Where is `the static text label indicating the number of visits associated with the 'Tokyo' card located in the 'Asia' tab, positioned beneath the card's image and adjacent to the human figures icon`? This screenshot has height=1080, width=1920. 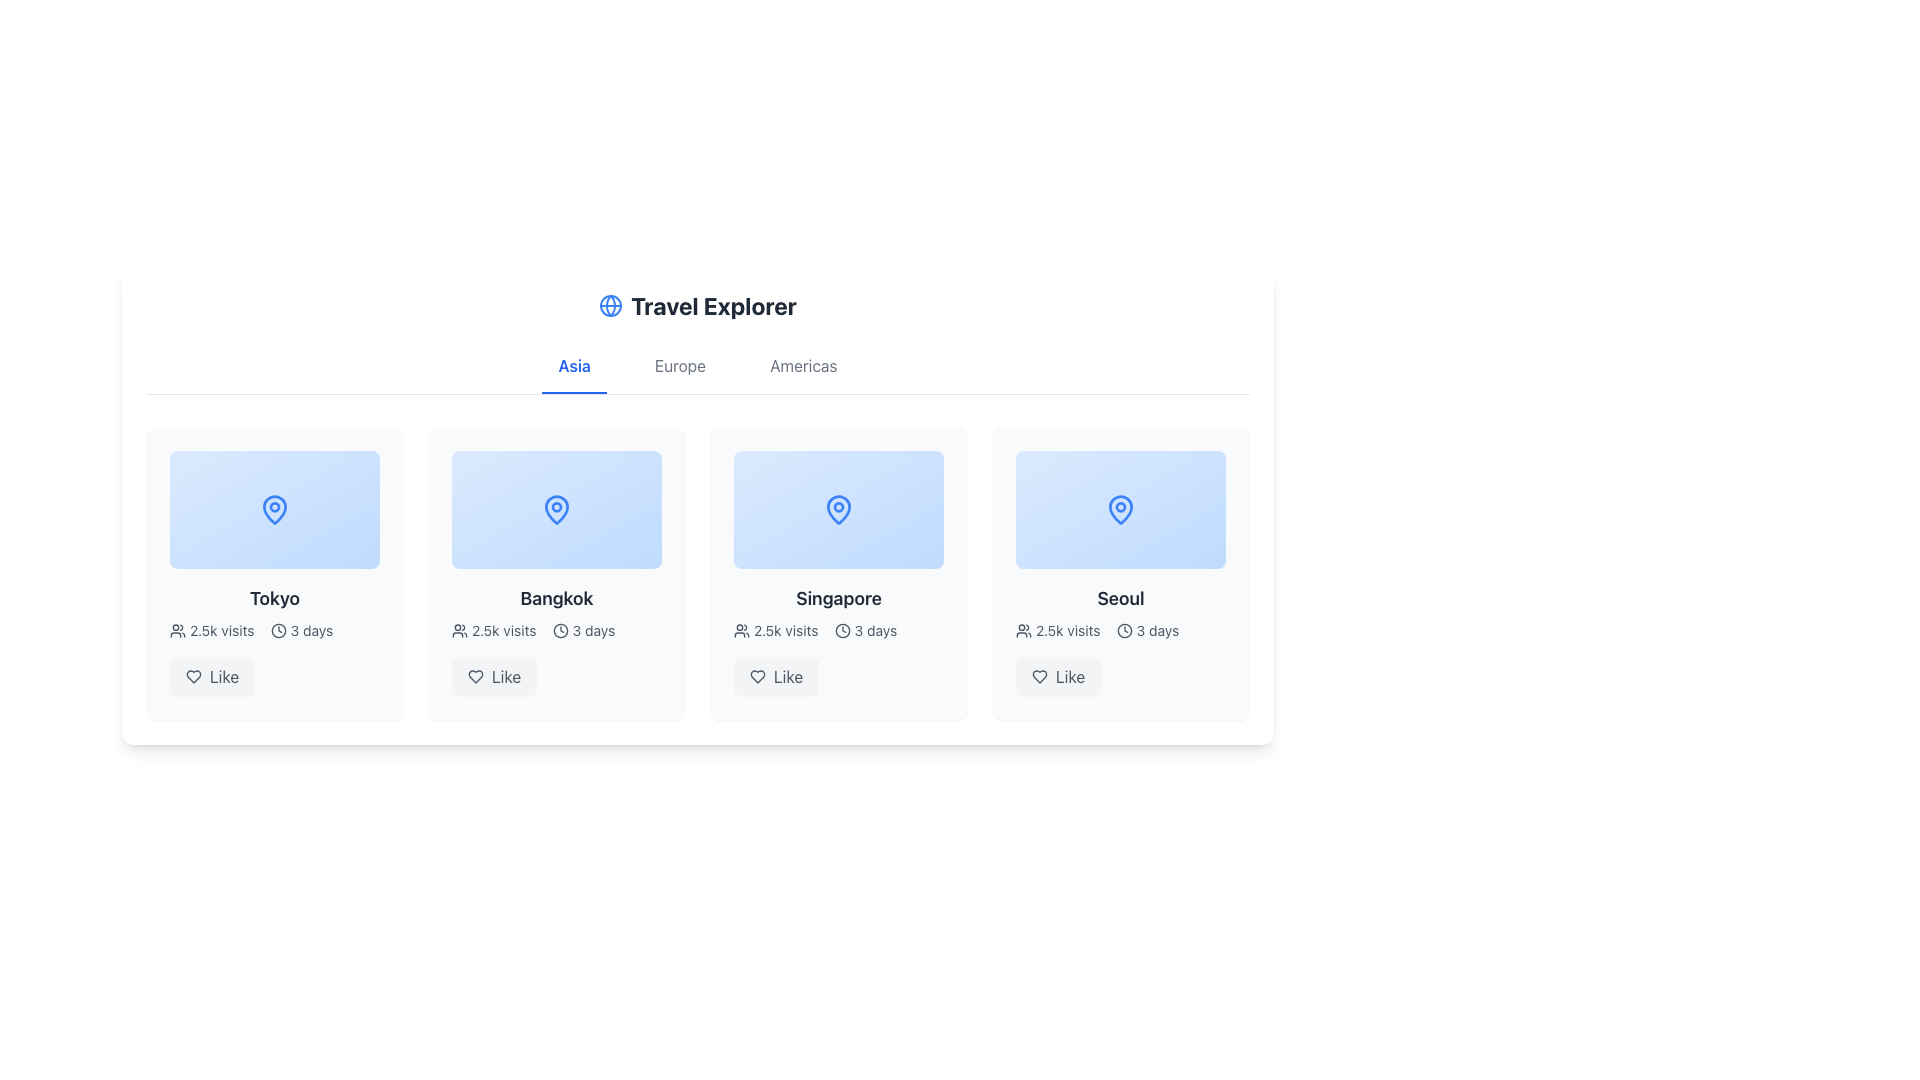
the static text label indicating the number of visits associated with the 'Tokyo' card located in the 'Asia' tab, positioned beneath the card's image and adjacent to the human figures icon is located at coordinates (222, 631).